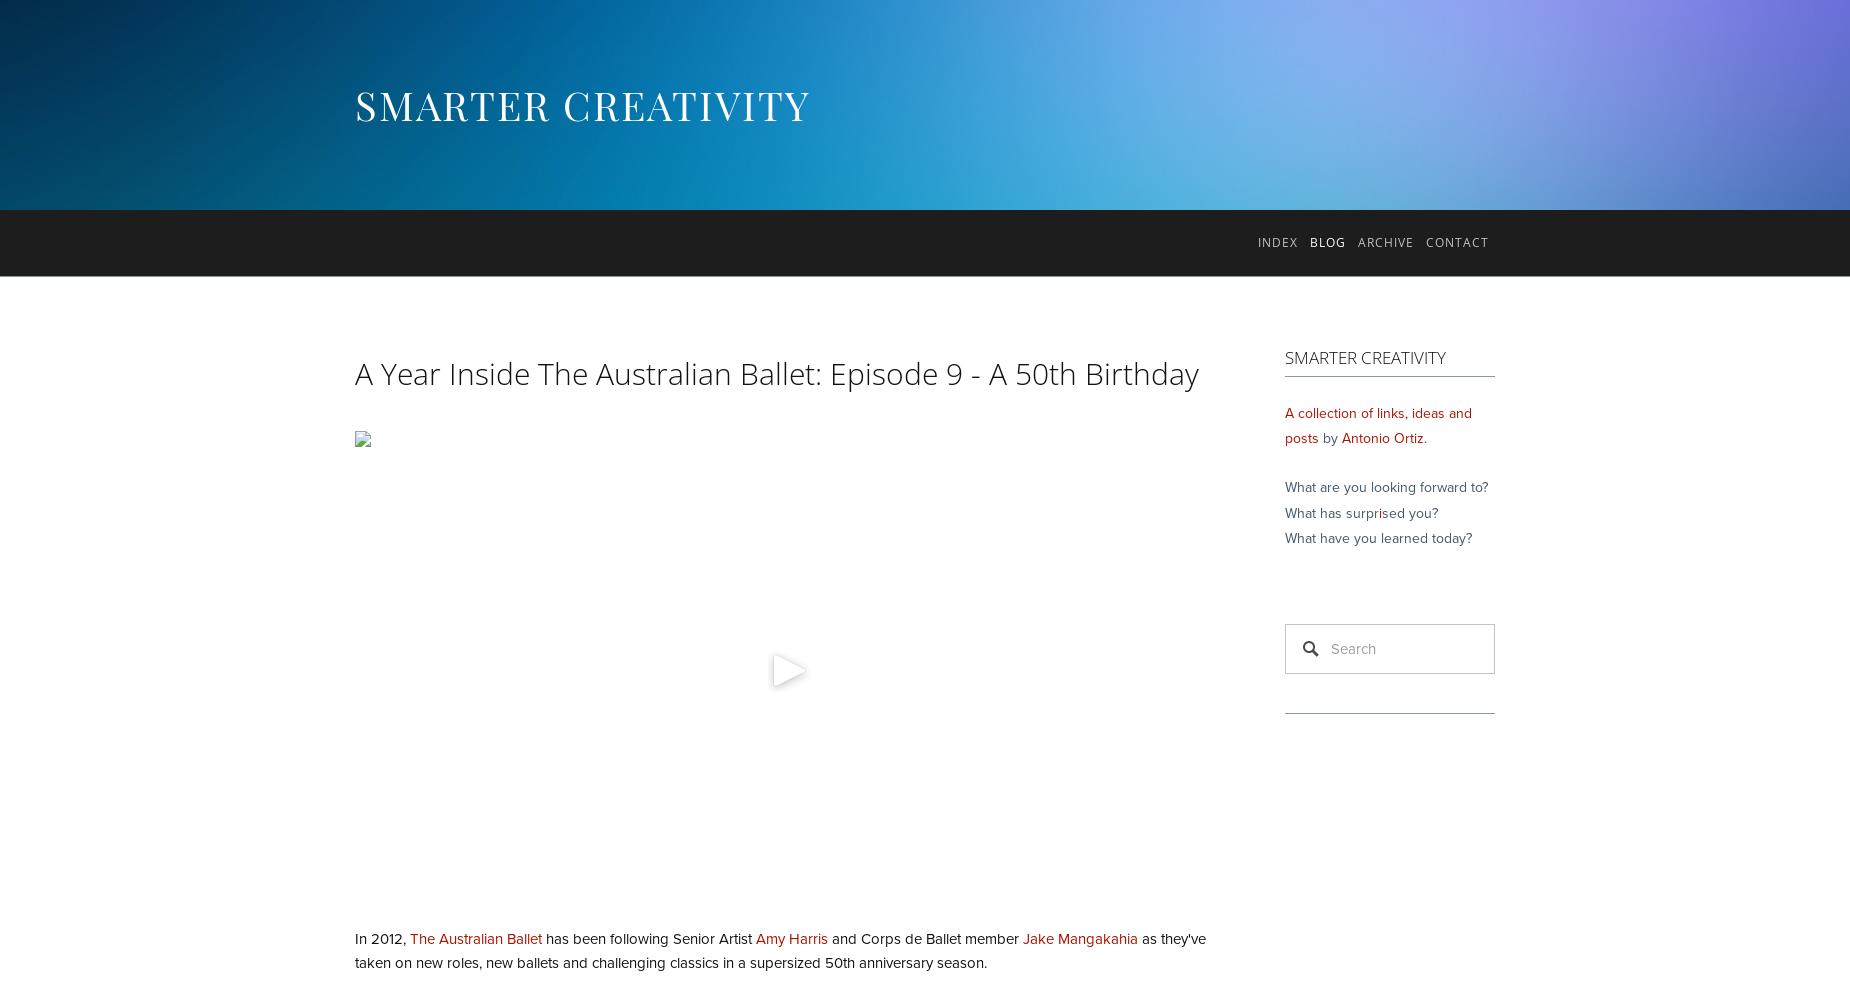  Describe the element at coordinates (1326, 241) in the screenshot. I see `'Blog'` at that location.